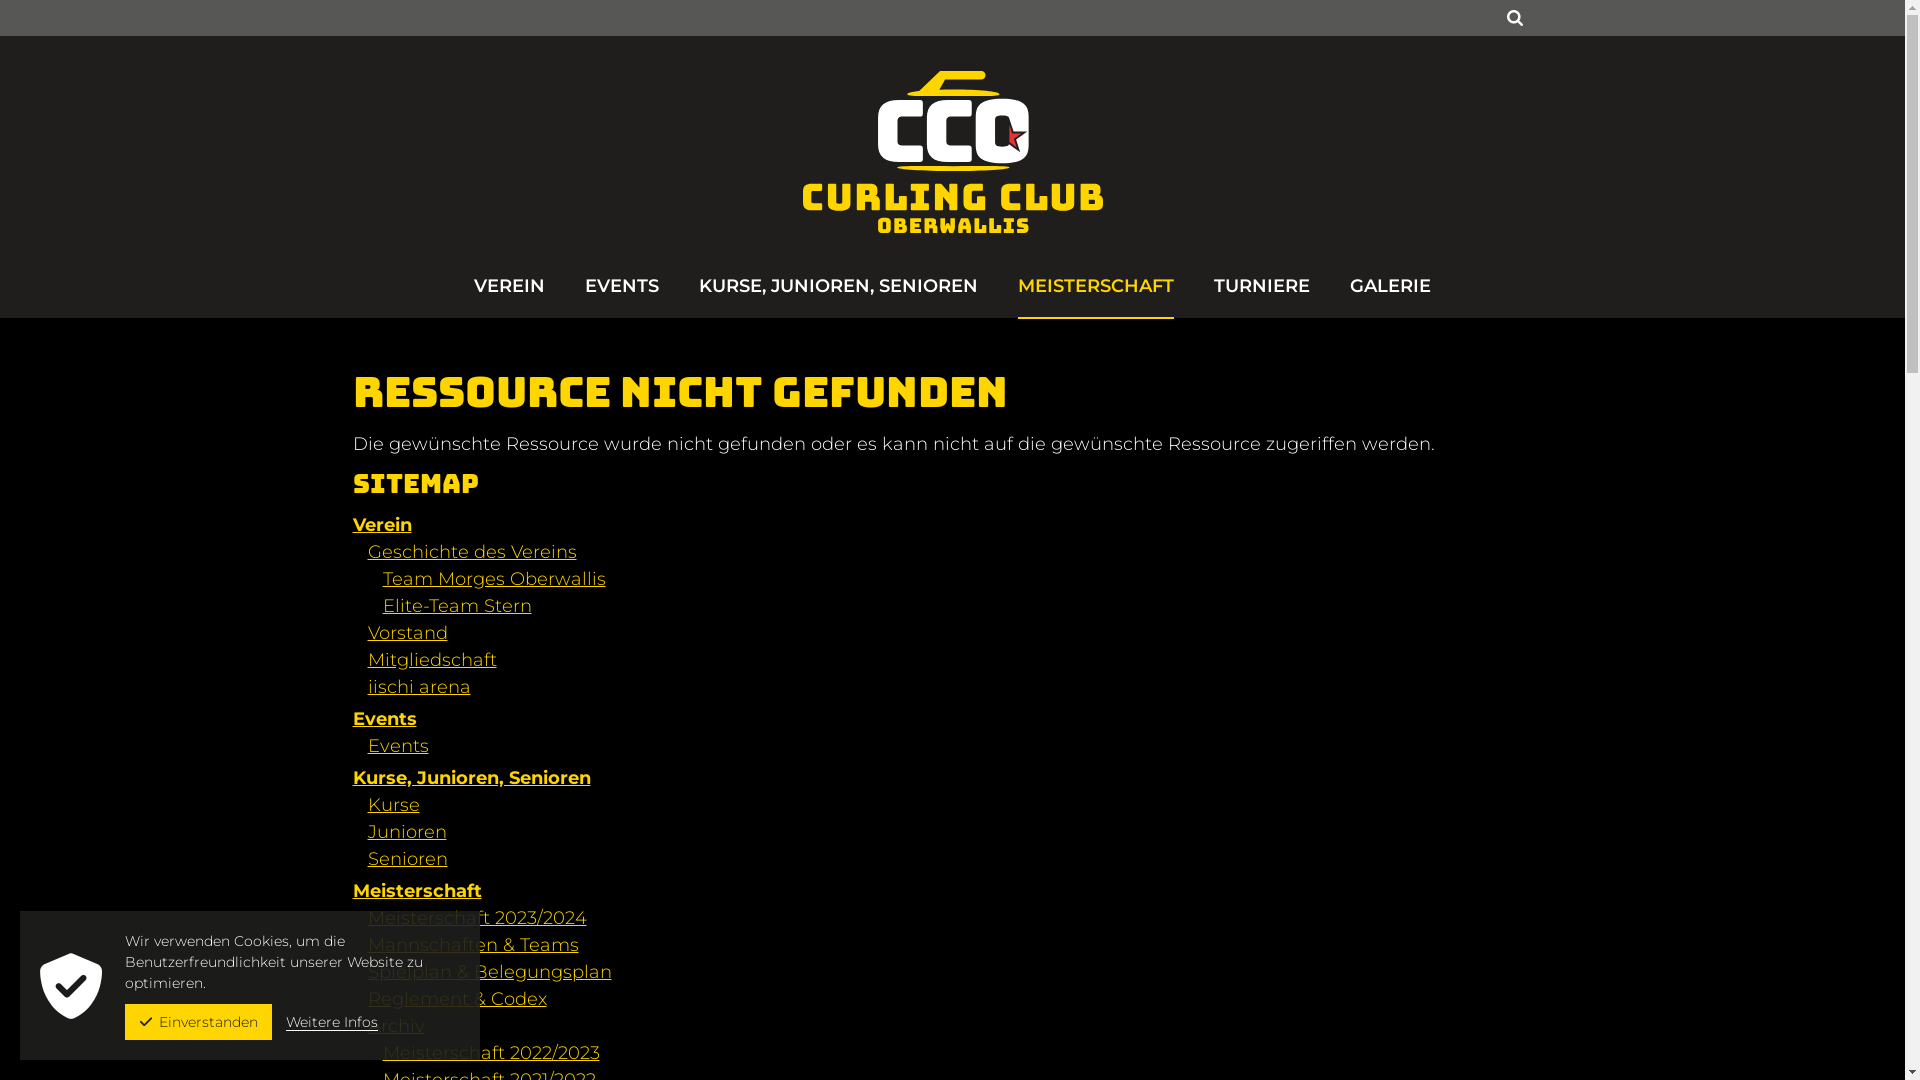 The image size is (1920, 1080). Describe the element at coordinates (382, 1052) in the screenshot. I see `'Meisterschaft 2022/2023'` at that location.